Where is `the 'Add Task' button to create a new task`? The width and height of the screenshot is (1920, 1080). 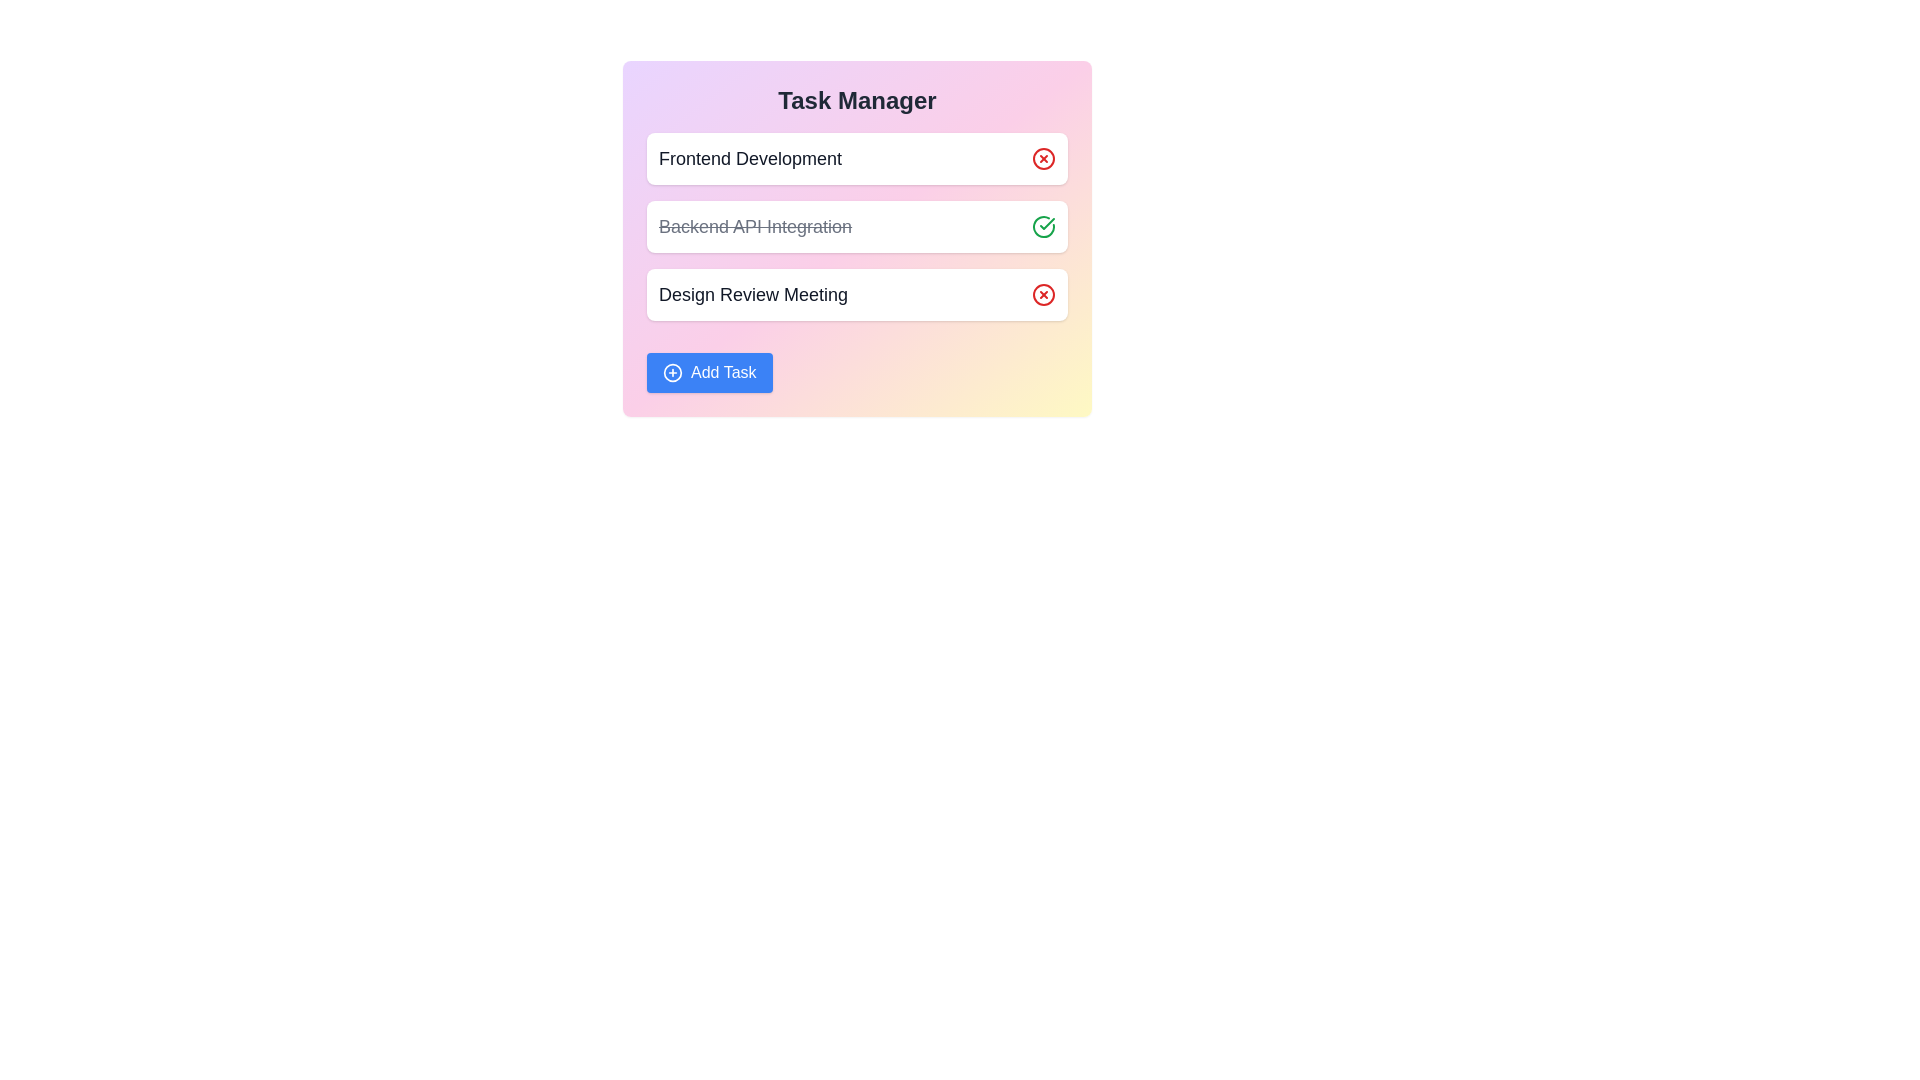
the 'Add Task' button to create a new task is located at coordinates (709, 373).